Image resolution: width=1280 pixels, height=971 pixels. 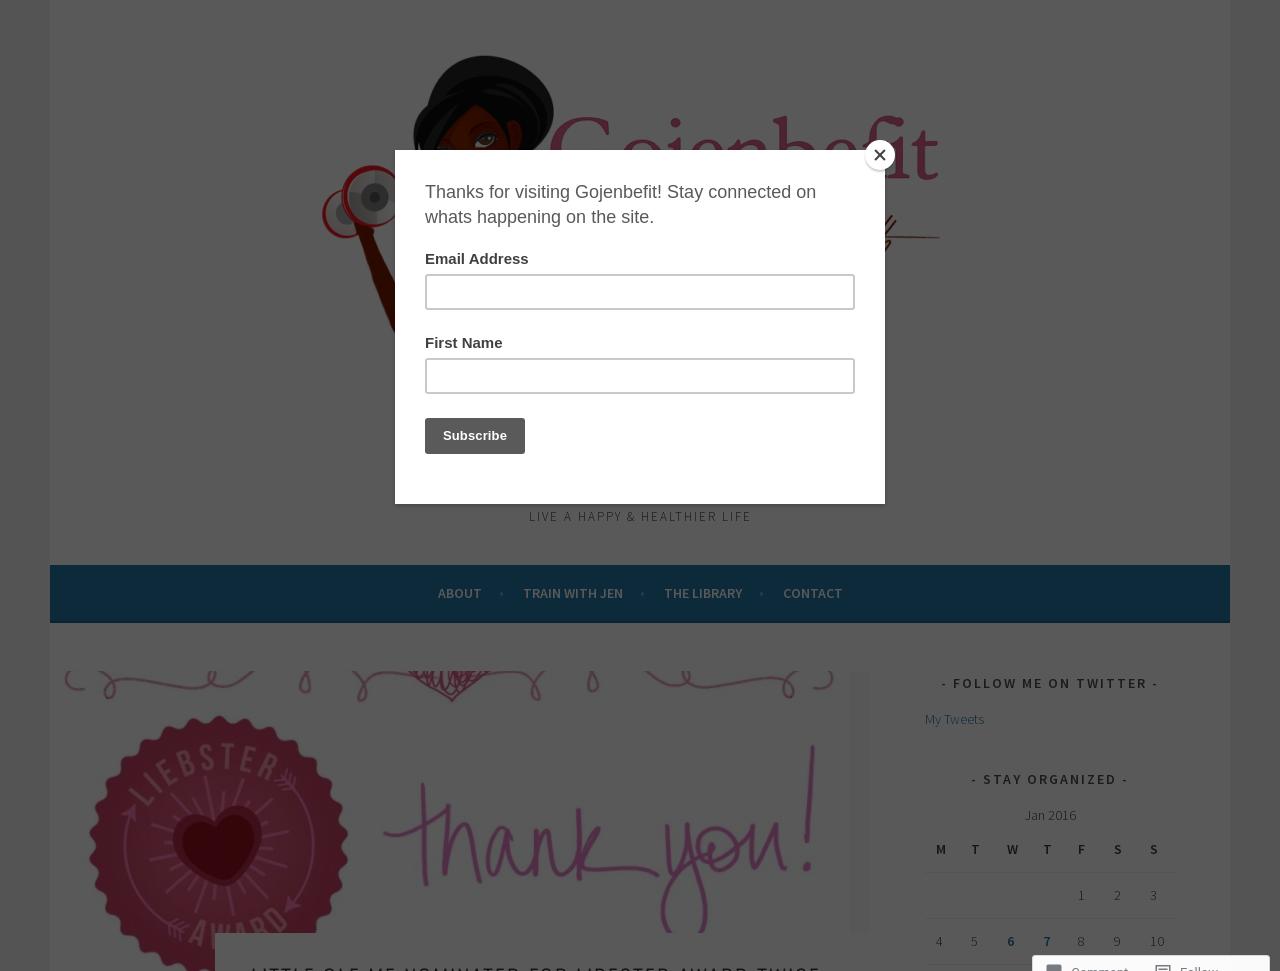 I want to click on 'W', so click(x=1011, y=848).